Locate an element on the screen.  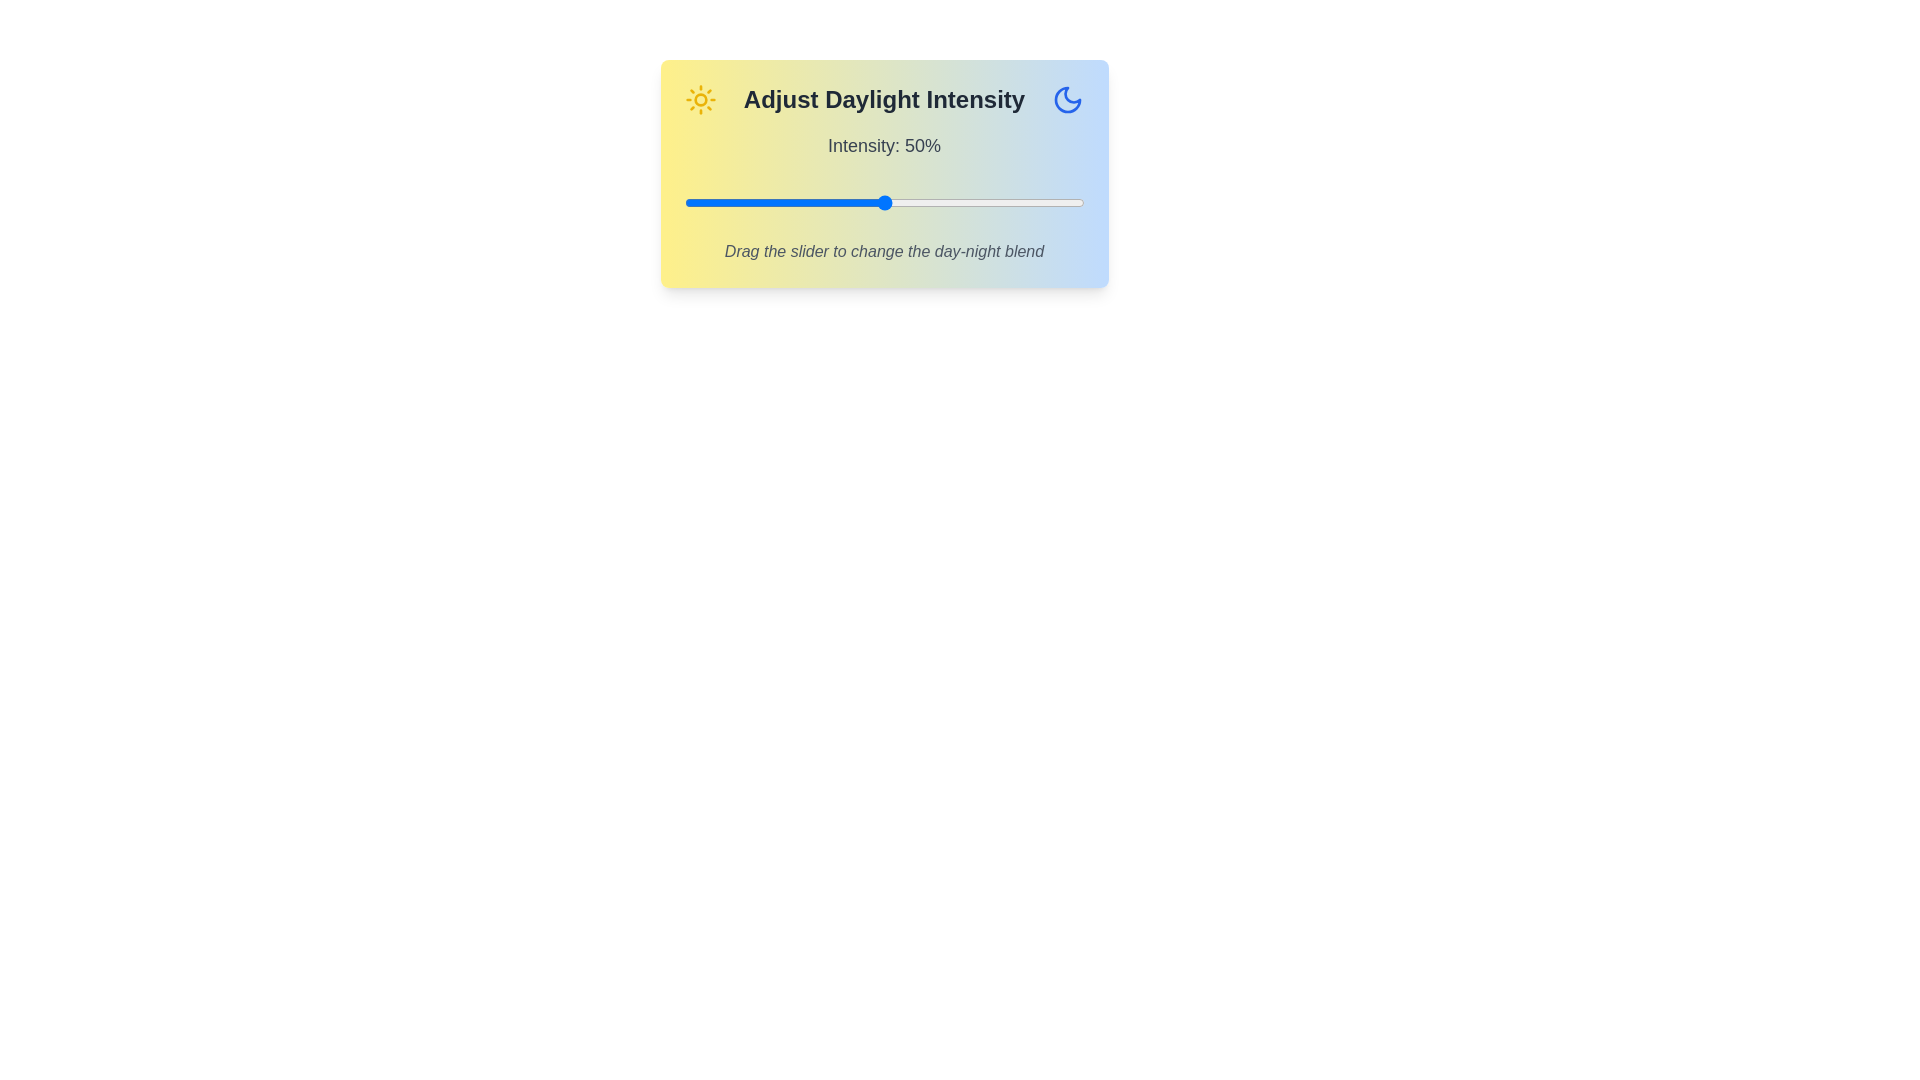
the daylight intensity slider to 1% is located at coordinates (688, 203).